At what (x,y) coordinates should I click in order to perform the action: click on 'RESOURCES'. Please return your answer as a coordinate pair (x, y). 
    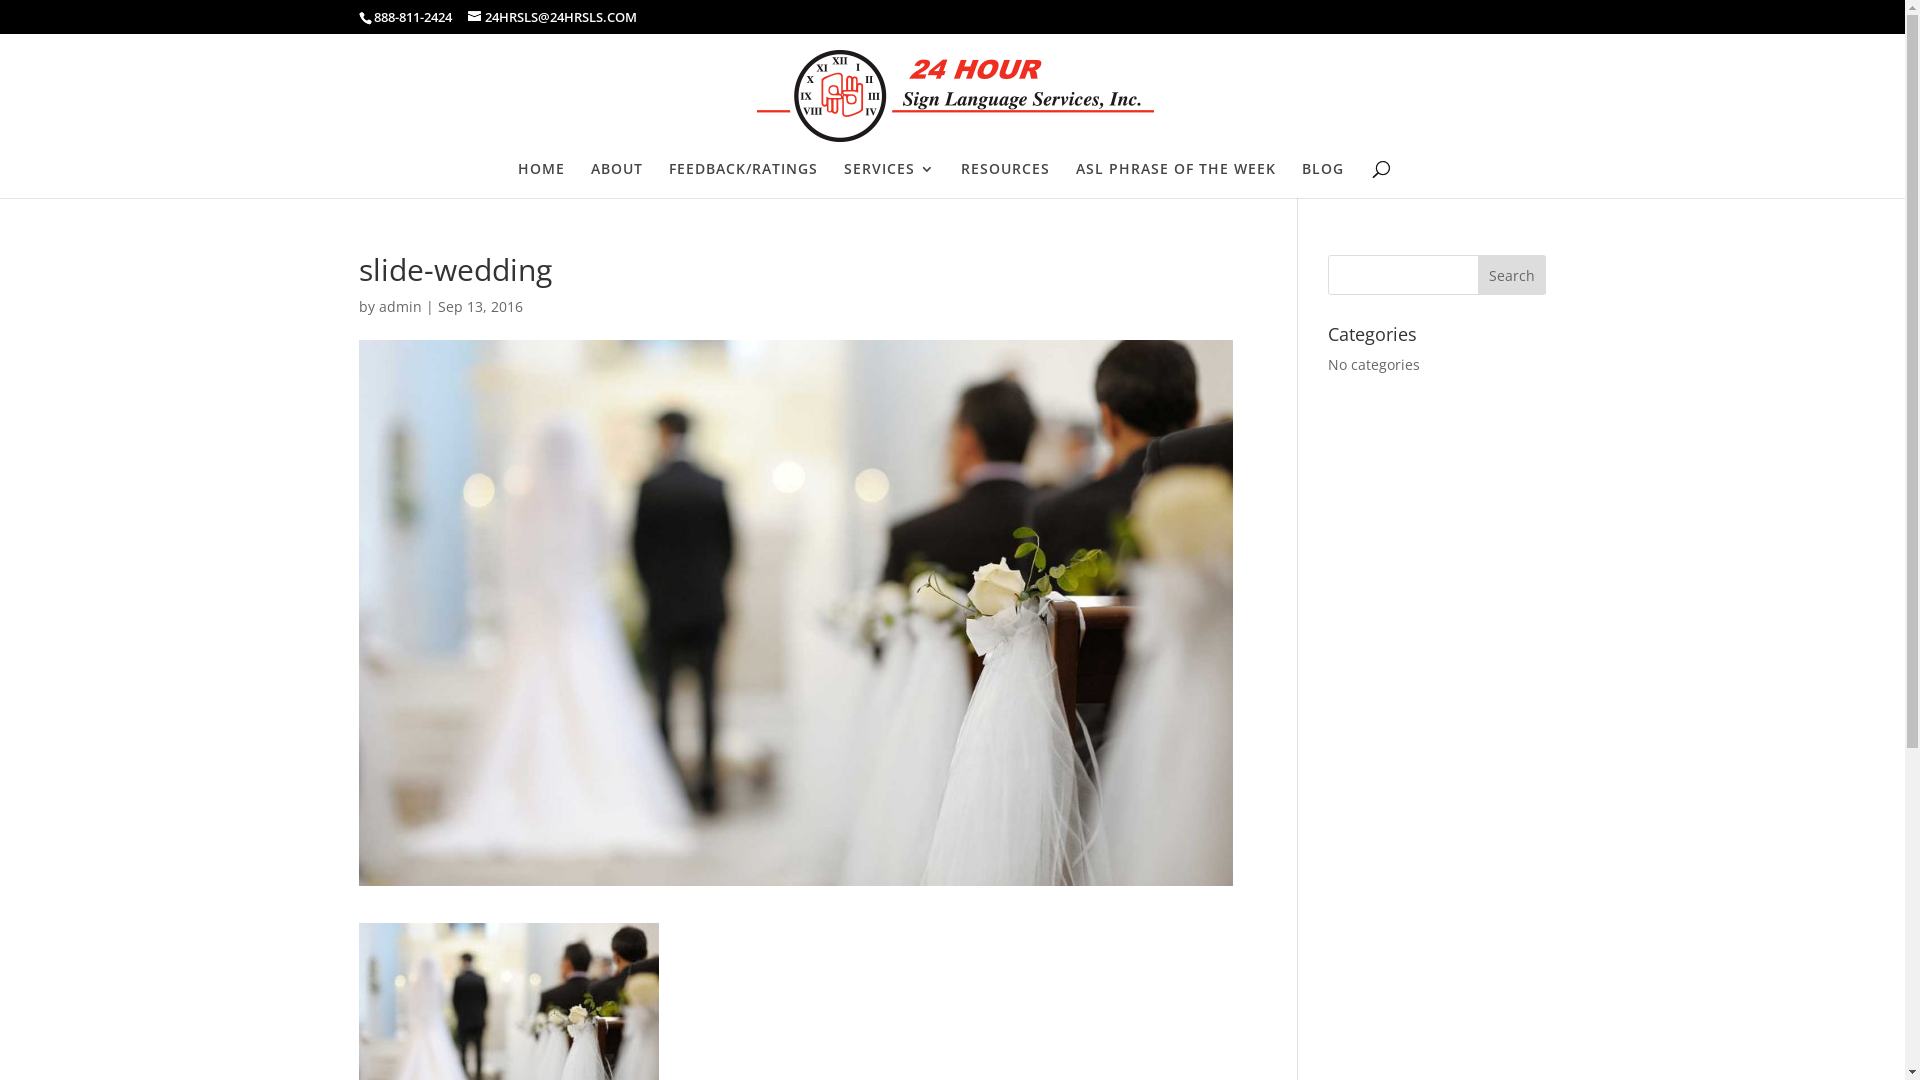
    Looking at the image, I should click on (1004, 180).